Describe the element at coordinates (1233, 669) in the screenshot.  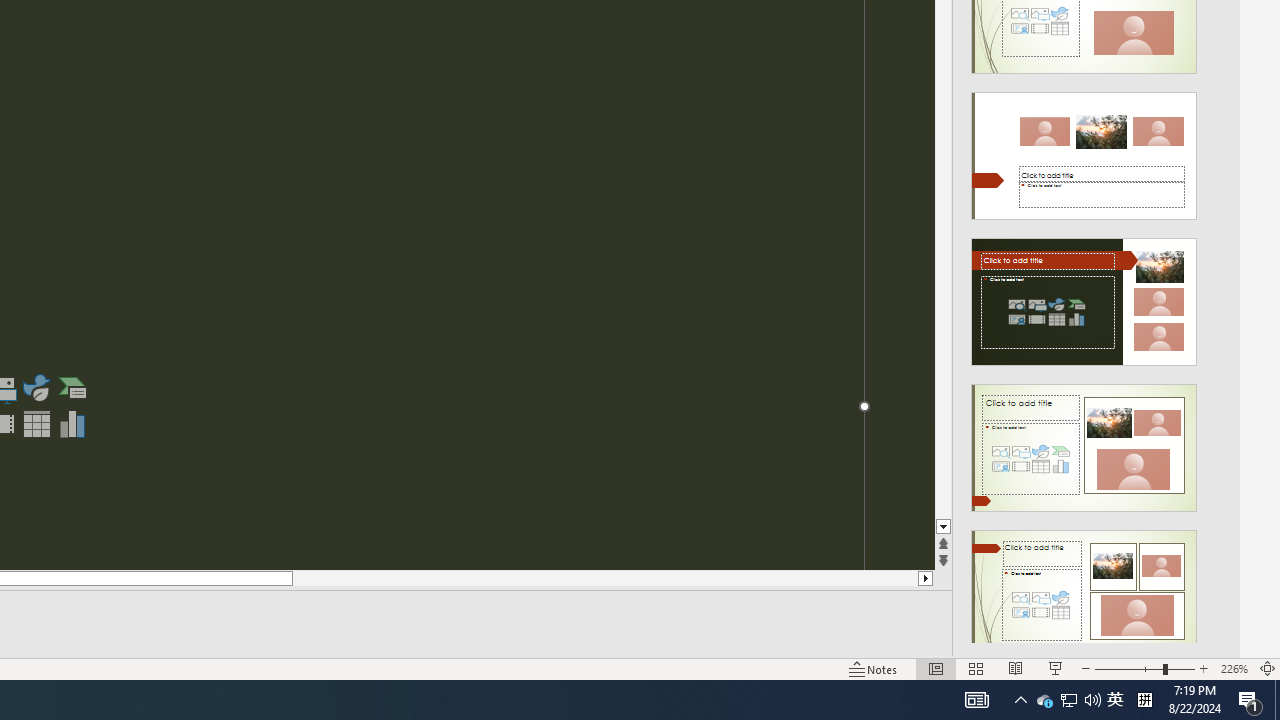
I see `'Zoom 226%'` at that location.